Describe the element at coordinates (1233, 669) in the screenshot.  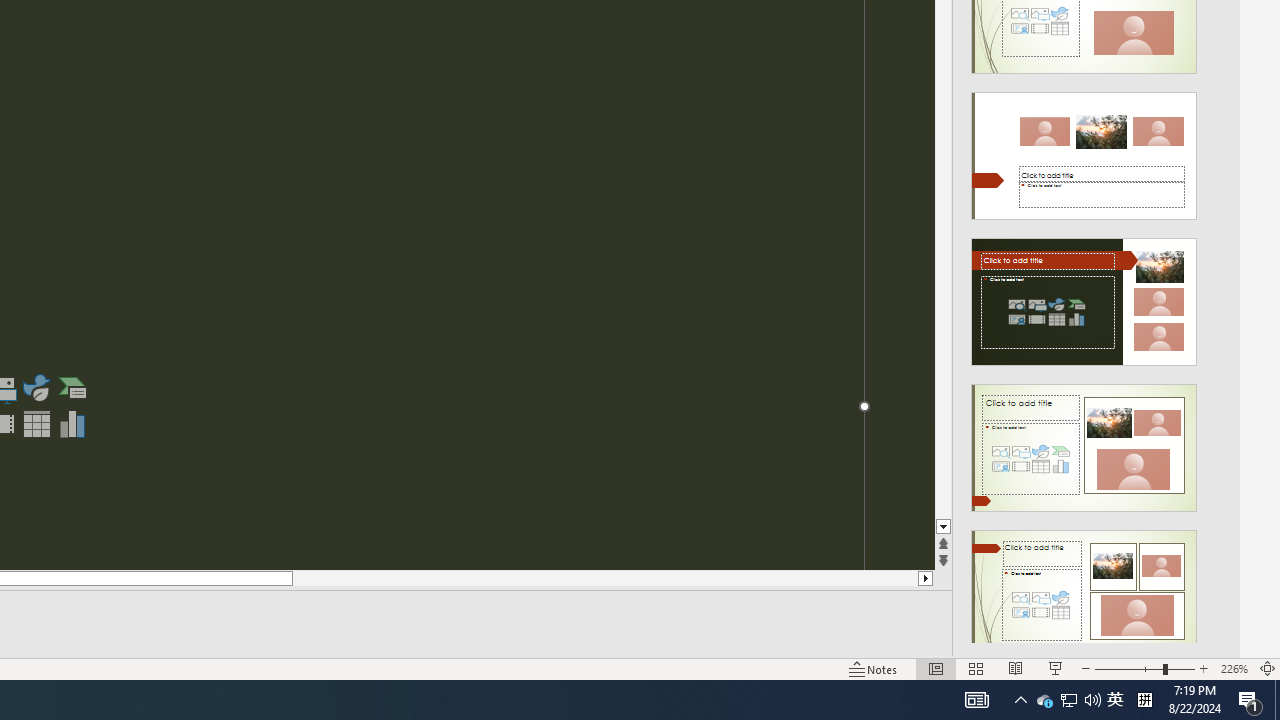
I see `'Zoom 226%'` at that location.